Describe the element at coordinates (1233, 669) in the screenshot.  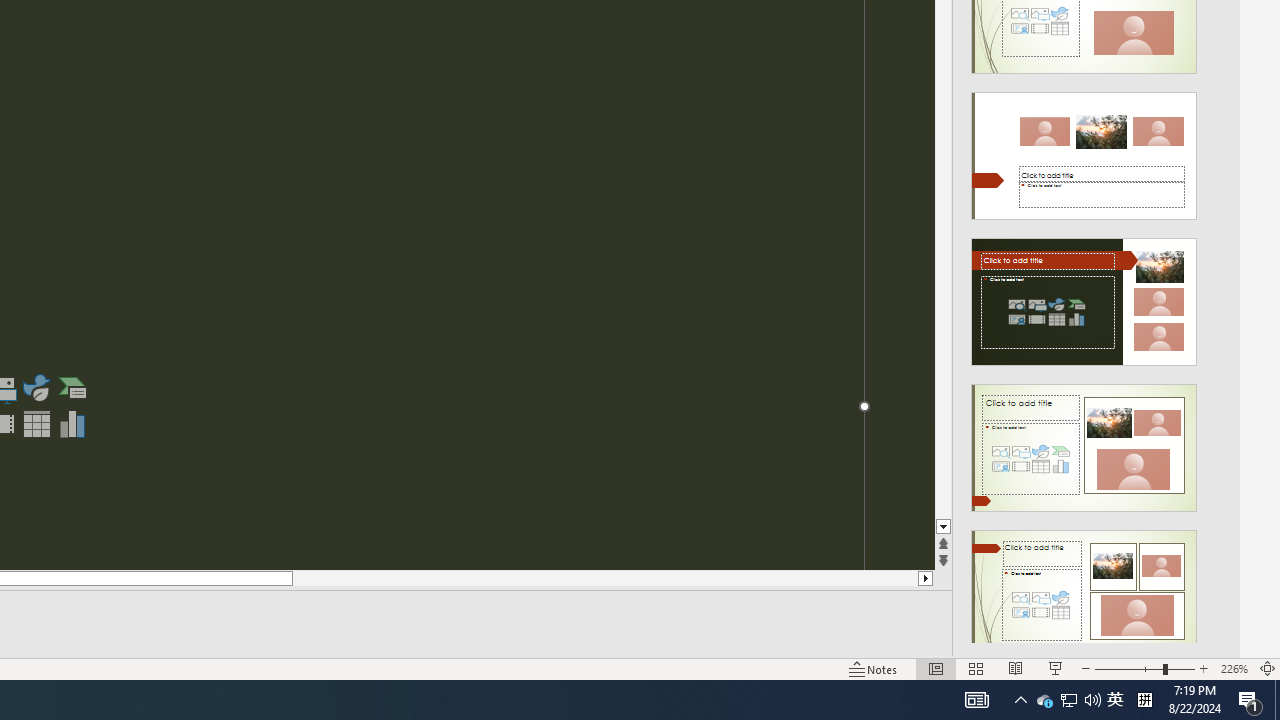
I see `'Zoom 226%'` at that location.